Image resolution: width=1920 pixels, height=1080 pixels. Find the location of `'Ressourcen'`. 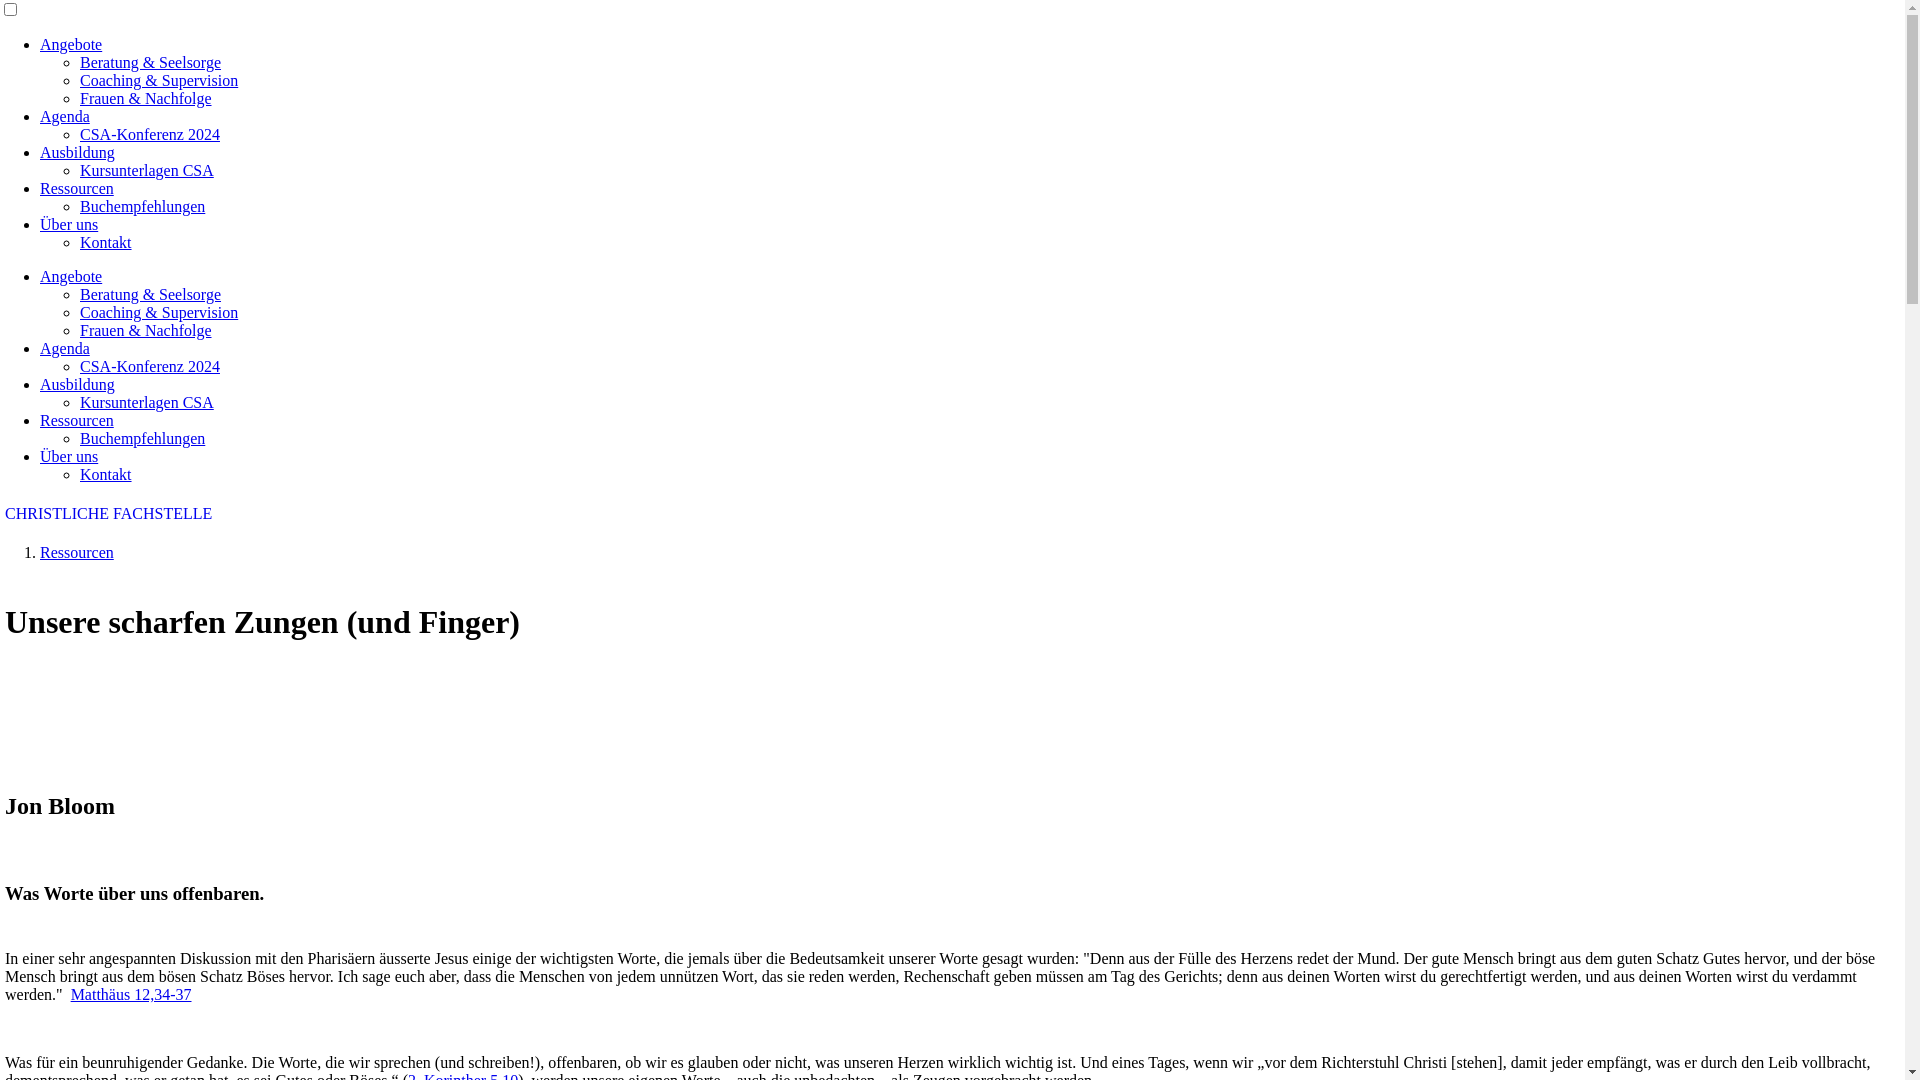

'Ressourcen' is located at coordinates (76, 419).